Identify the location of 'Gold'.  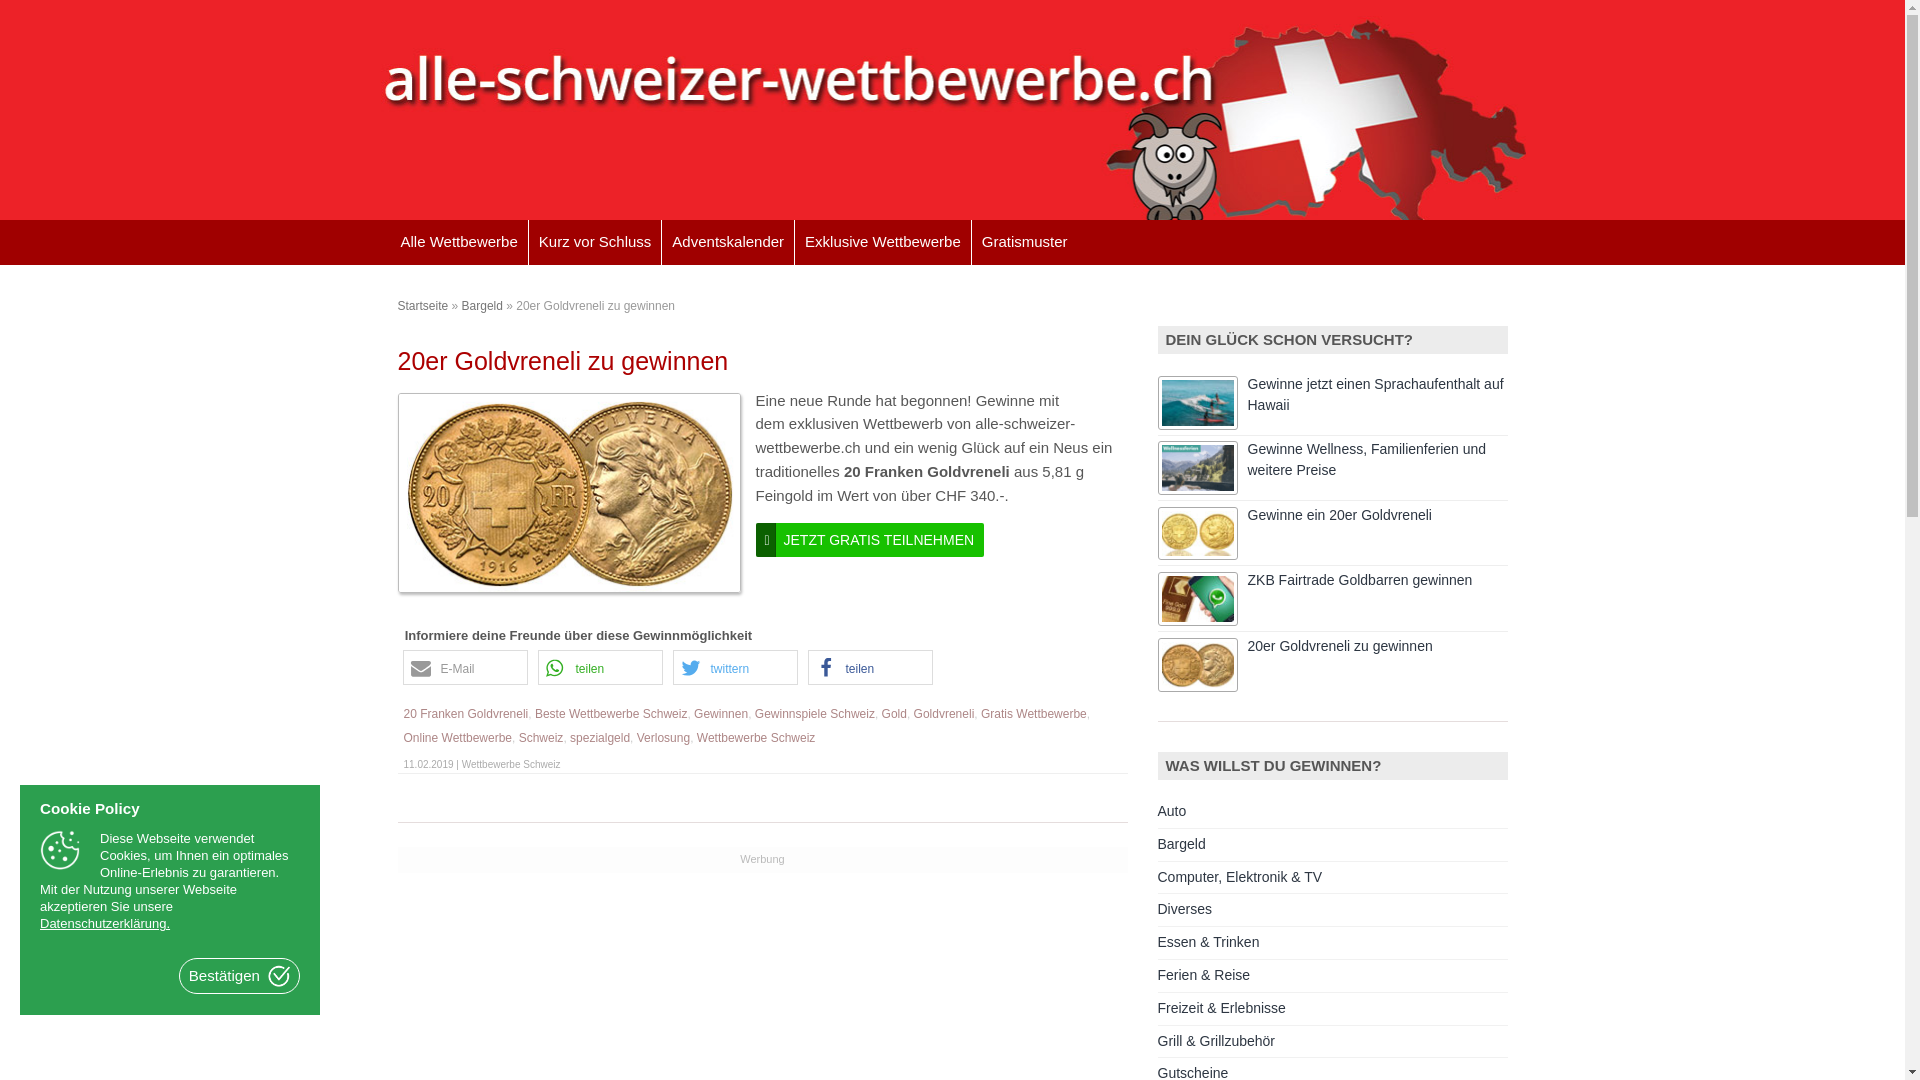
(893, 712).